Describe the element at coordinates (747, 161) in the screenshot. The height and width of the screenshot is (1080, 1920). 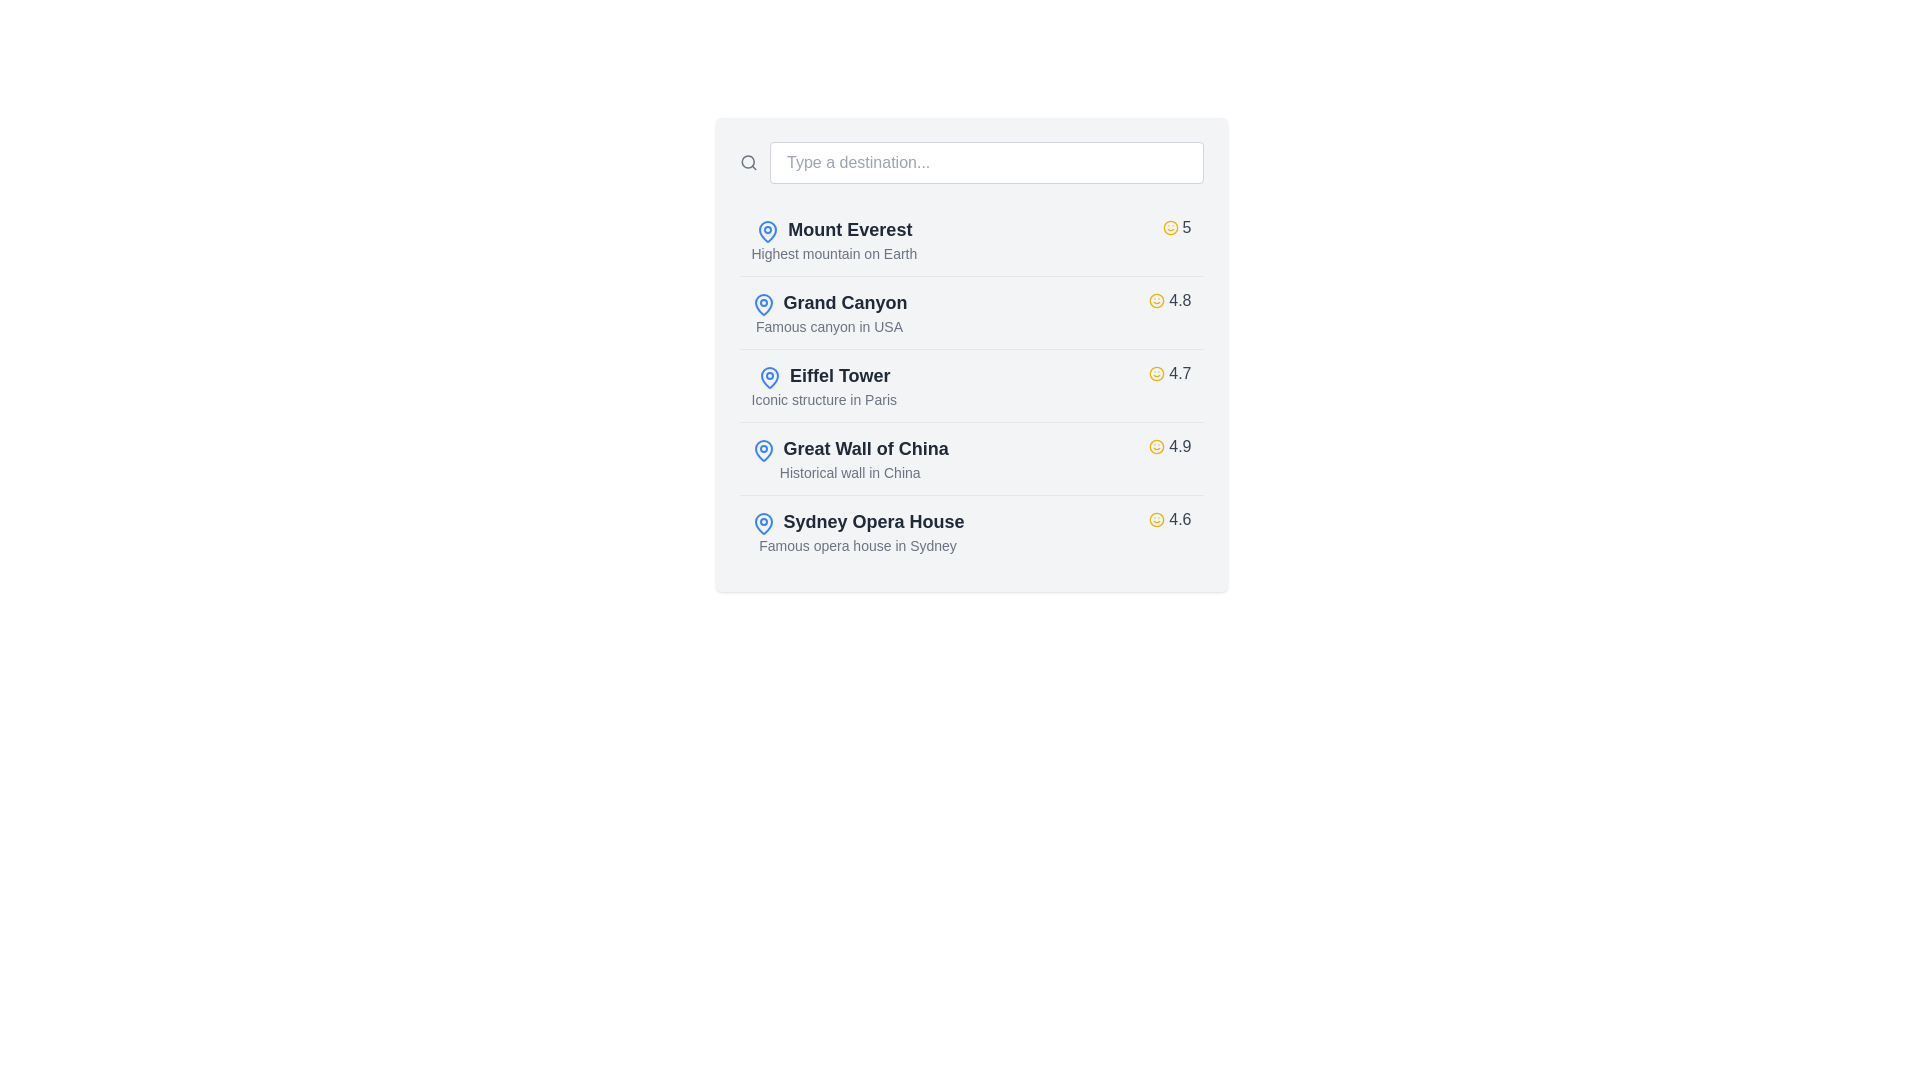
I see `the search icon represented by a gray magnifying glass, located next to the text input box labeled 'Type a destination...', to trigger potential tooltip or visual feedback` at that location.